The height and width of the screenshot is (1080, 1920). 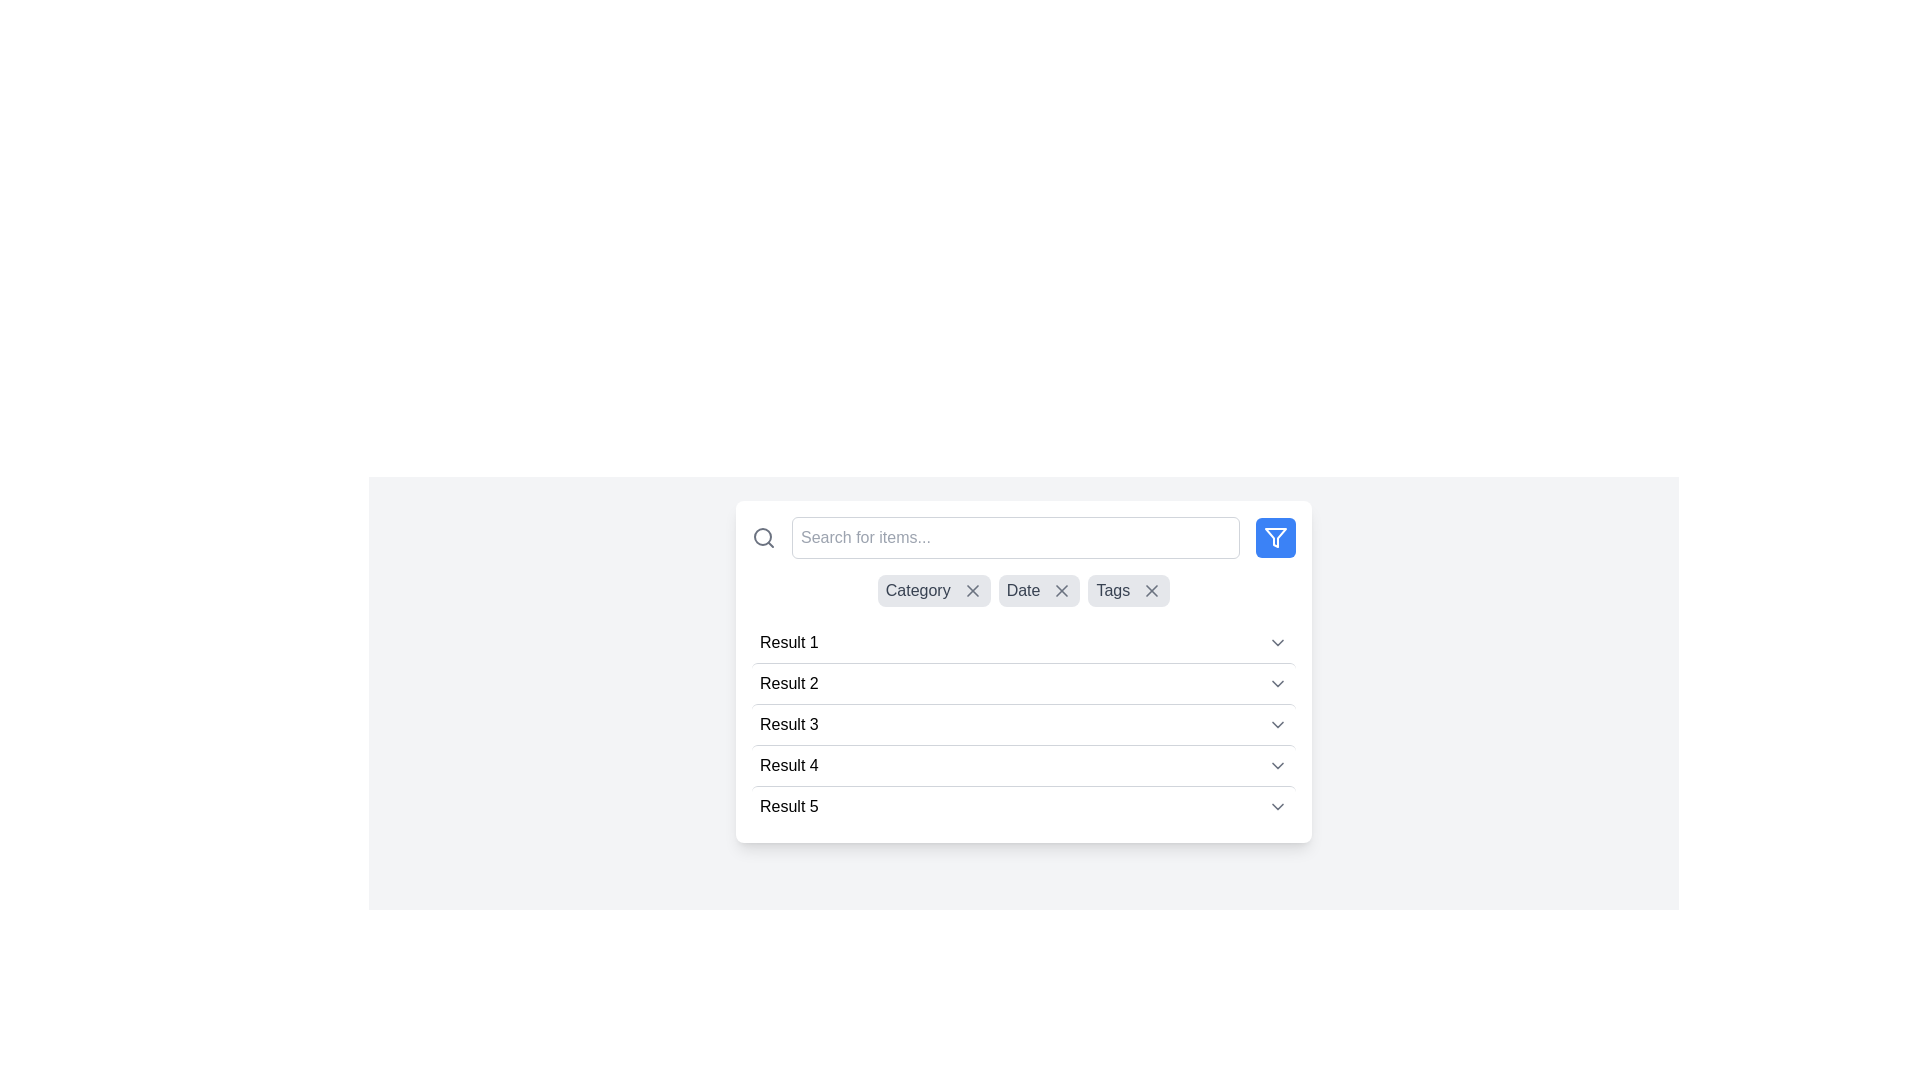 What do you see at coordinates (1023, 589) in the screenshot?
I see `the text label indicating a date filter in the tag selection interface` at bounding box center [1023, 589].